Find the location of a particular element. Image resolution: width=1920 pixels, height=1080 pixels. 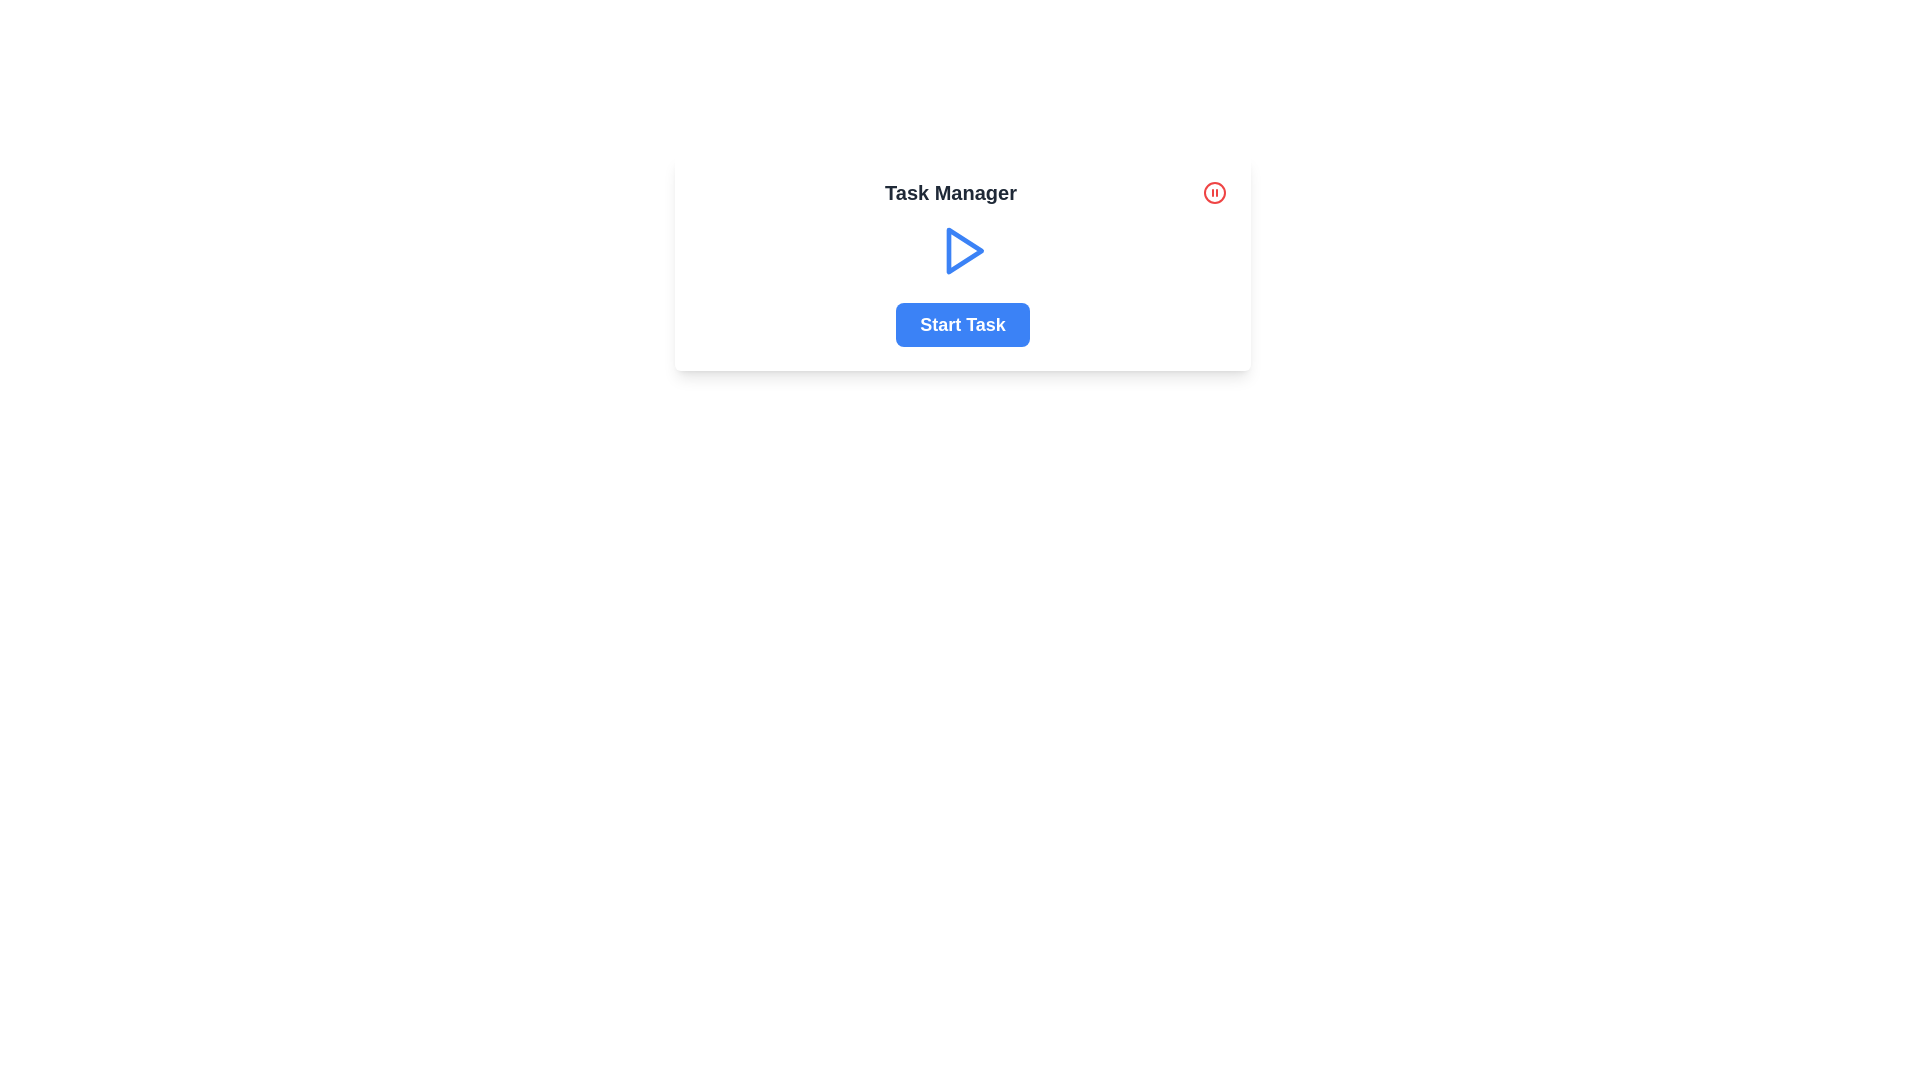

the 'Start Task' button, which is centrally located below the blue triangular play icon and the 'Task Manager' title in a task management application, to observe the hover effects is located at coordinates (963, 323).